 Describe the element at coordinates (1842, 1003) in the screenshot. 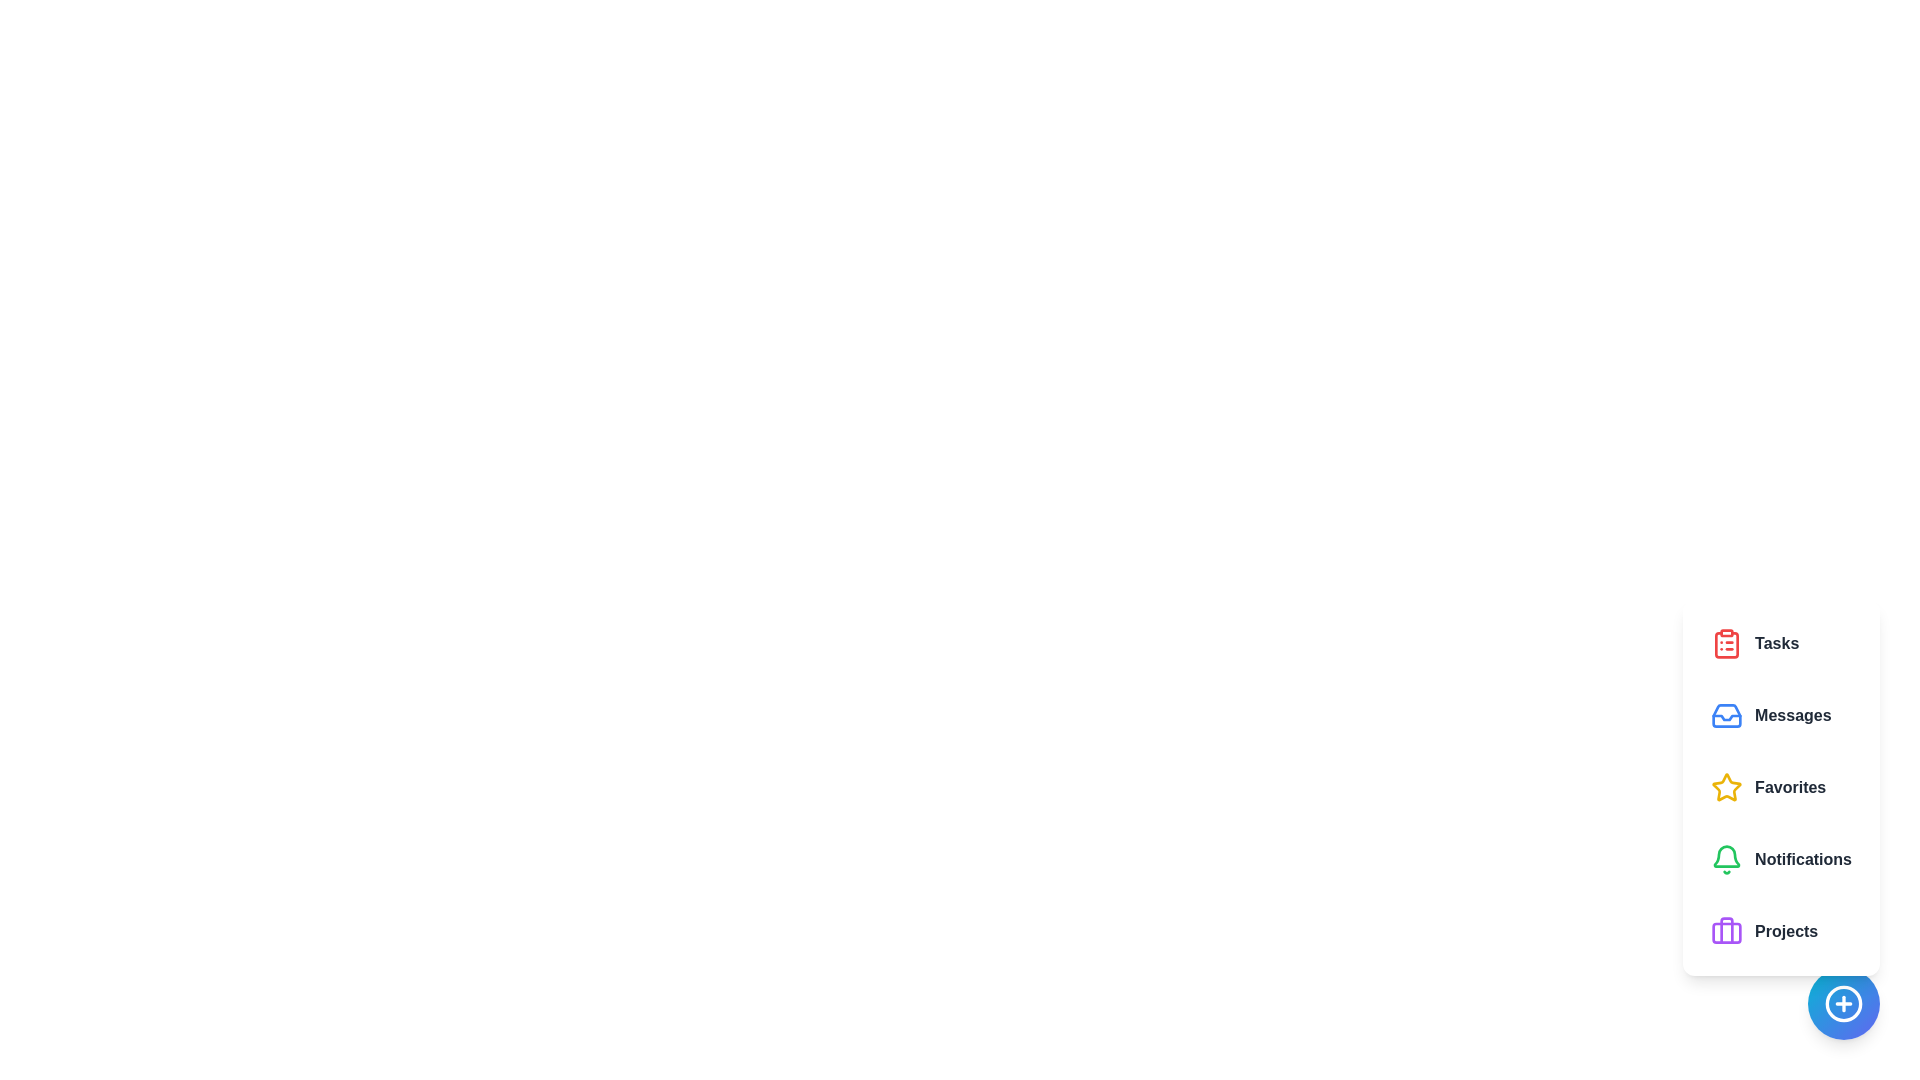

I see `the floating button to toggle the visibility of the speed dial panel` at that location.